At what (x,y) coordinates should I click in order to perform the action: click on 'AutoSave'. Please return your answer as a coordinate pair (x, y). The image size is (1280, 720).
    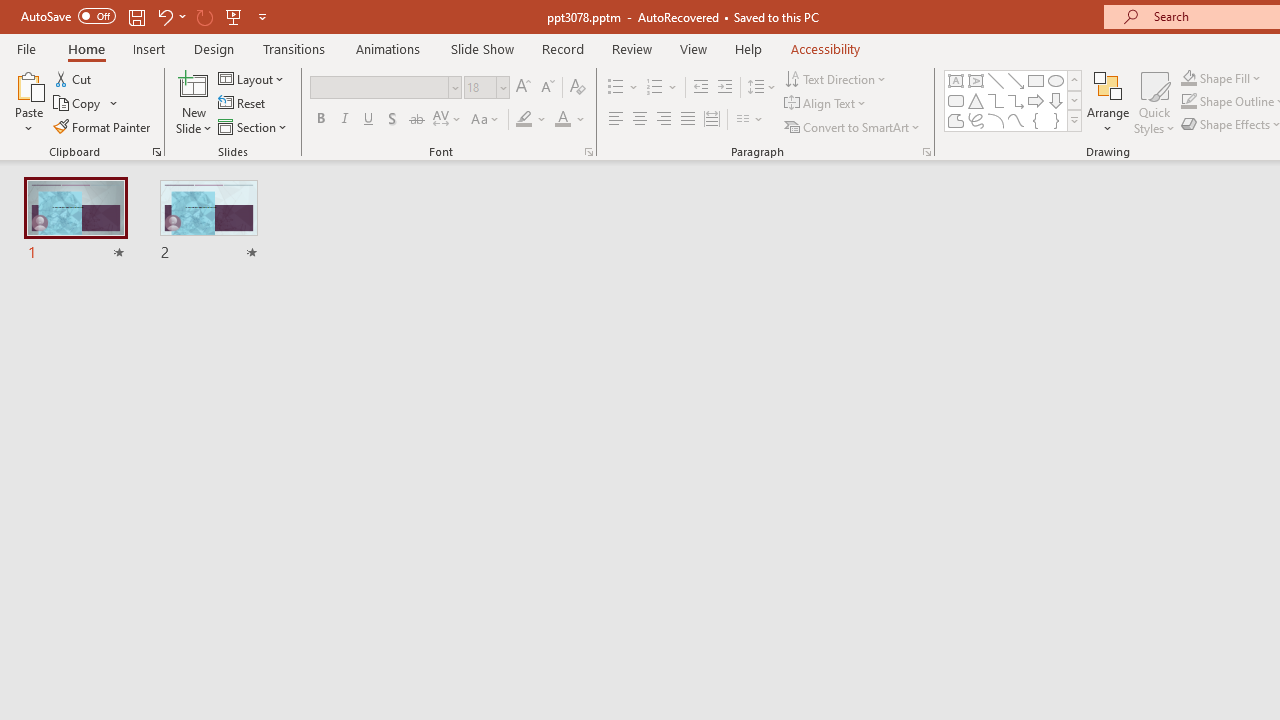
    Looking at the image, I should click on (68, 16).